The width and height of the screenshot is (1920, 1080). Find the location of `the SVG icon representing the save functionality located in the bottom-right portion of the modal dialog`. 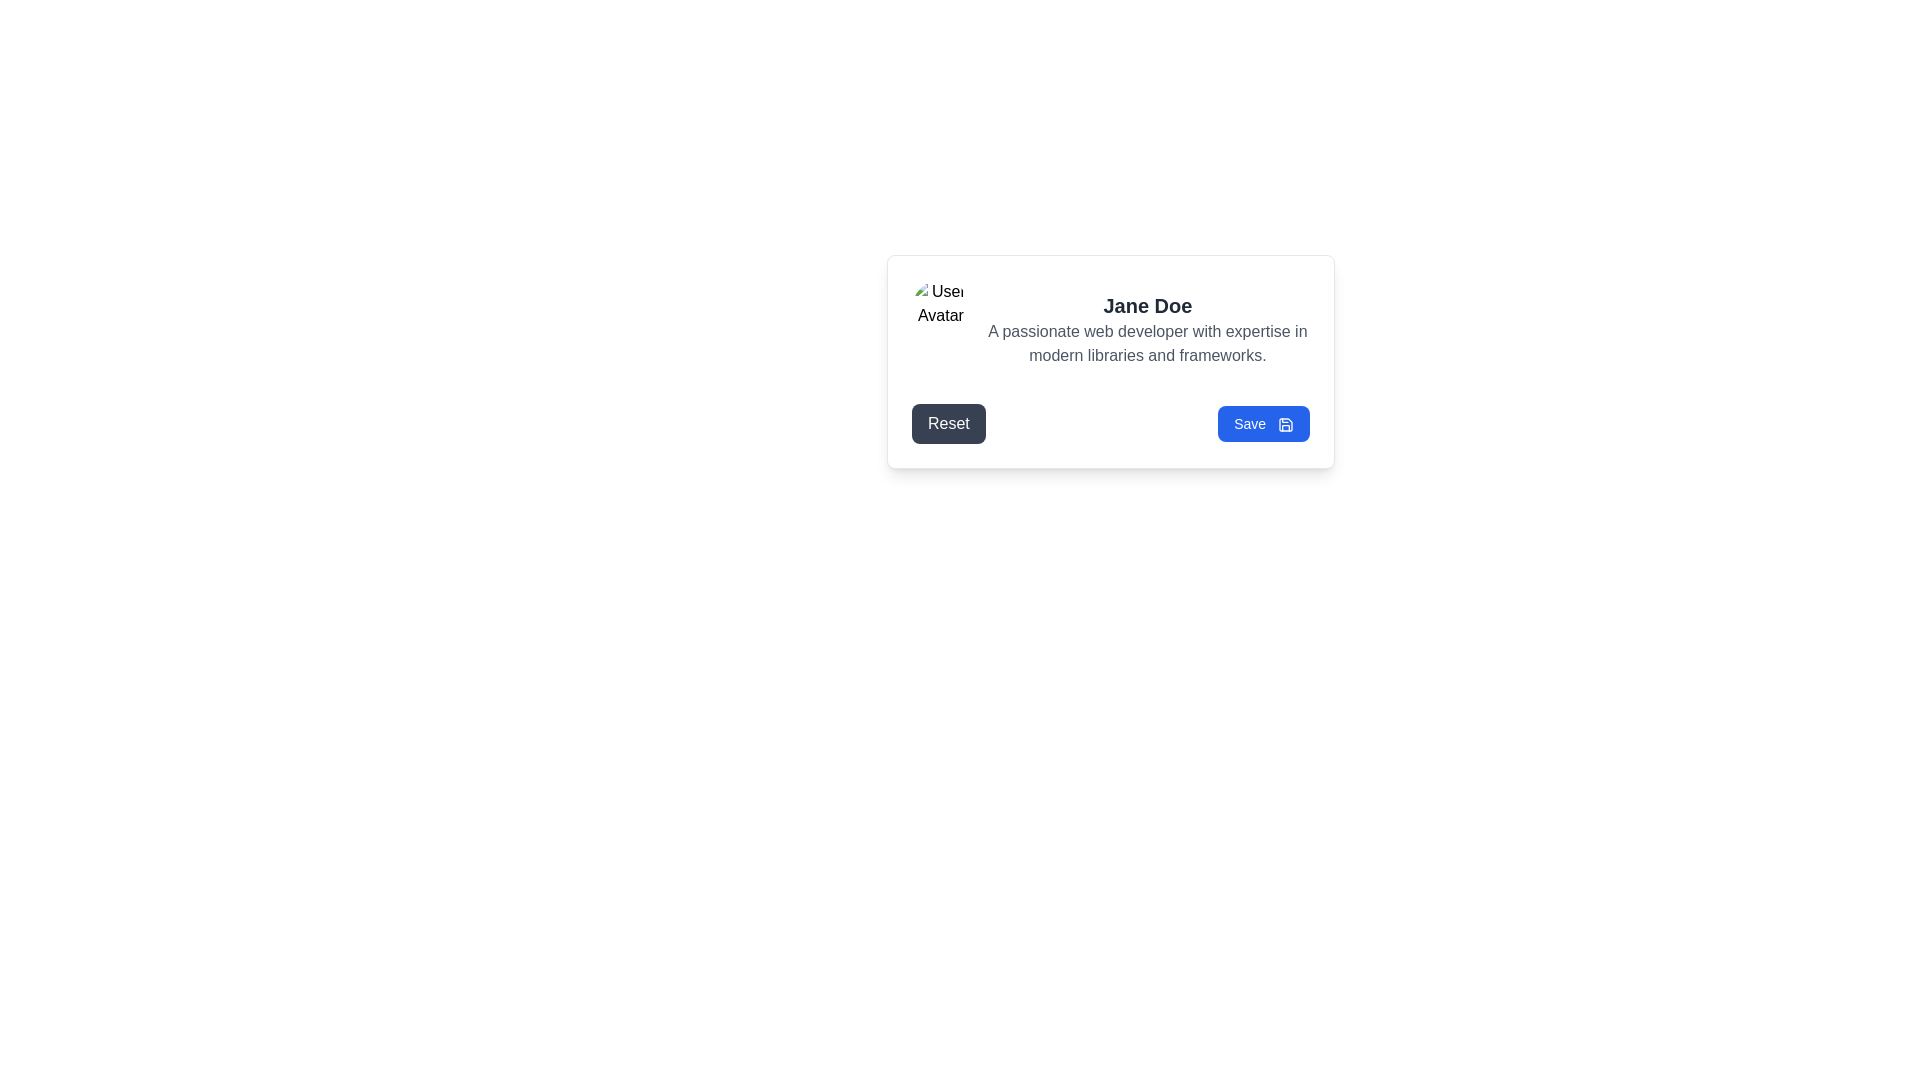

the SVG icon representing the save functionality located in the bottom-right portion of the modal dialog is located at coordinates (1286, 423).